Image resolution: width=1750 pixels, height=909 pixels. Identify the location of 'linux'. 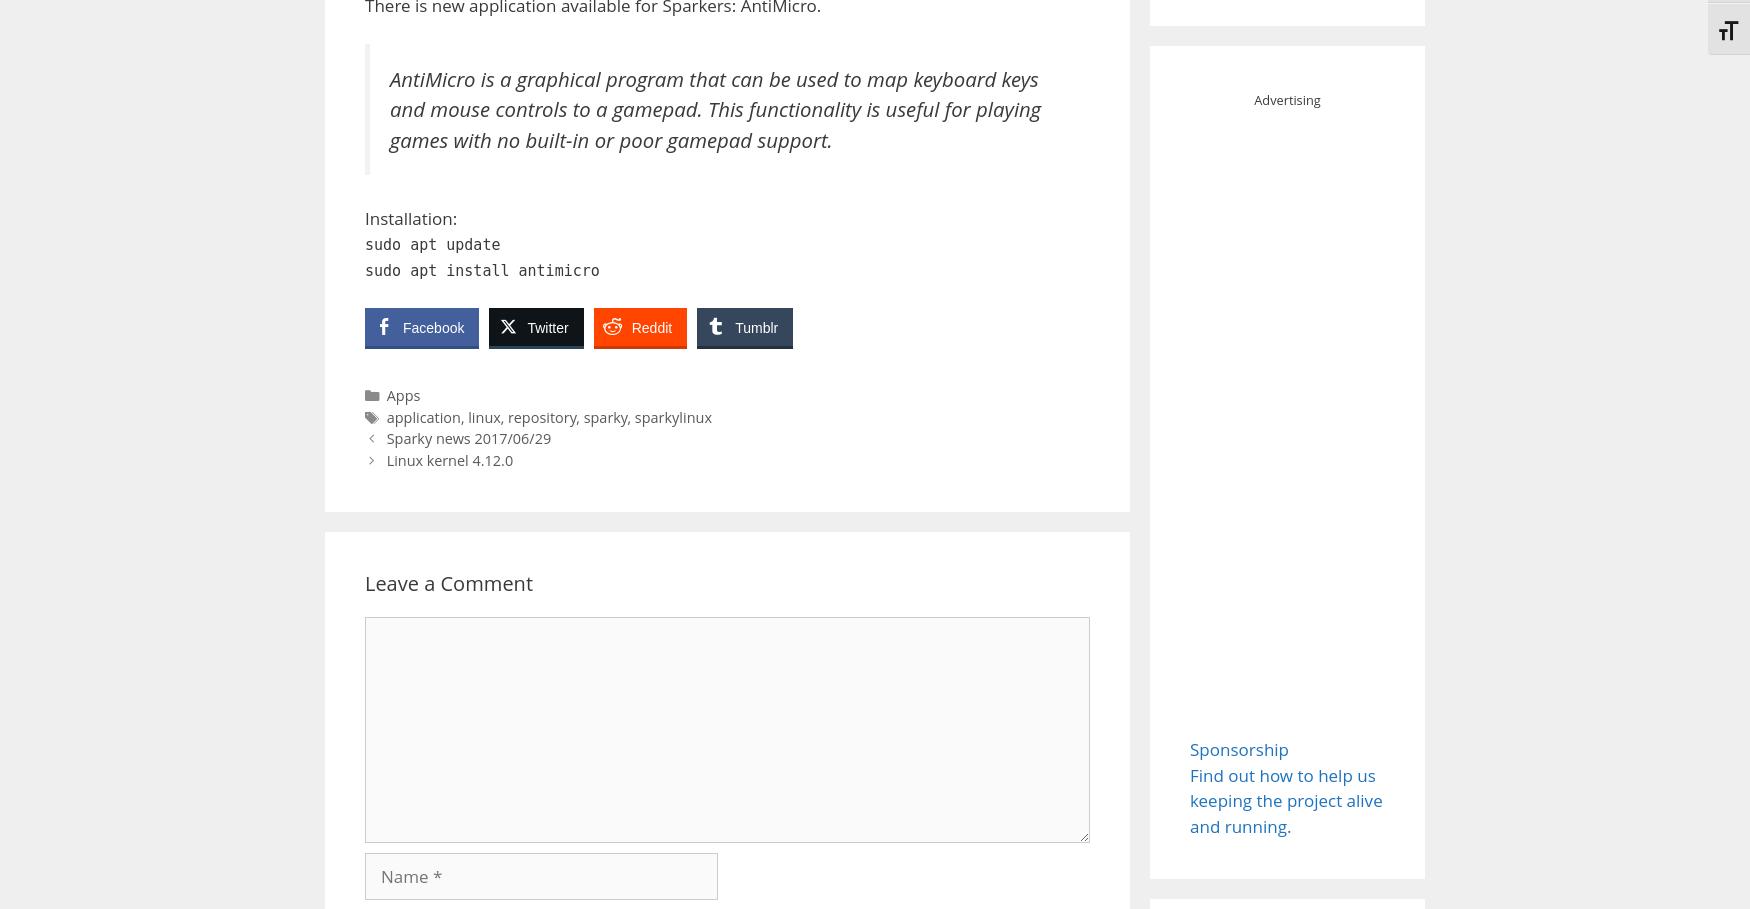
(484, 416).